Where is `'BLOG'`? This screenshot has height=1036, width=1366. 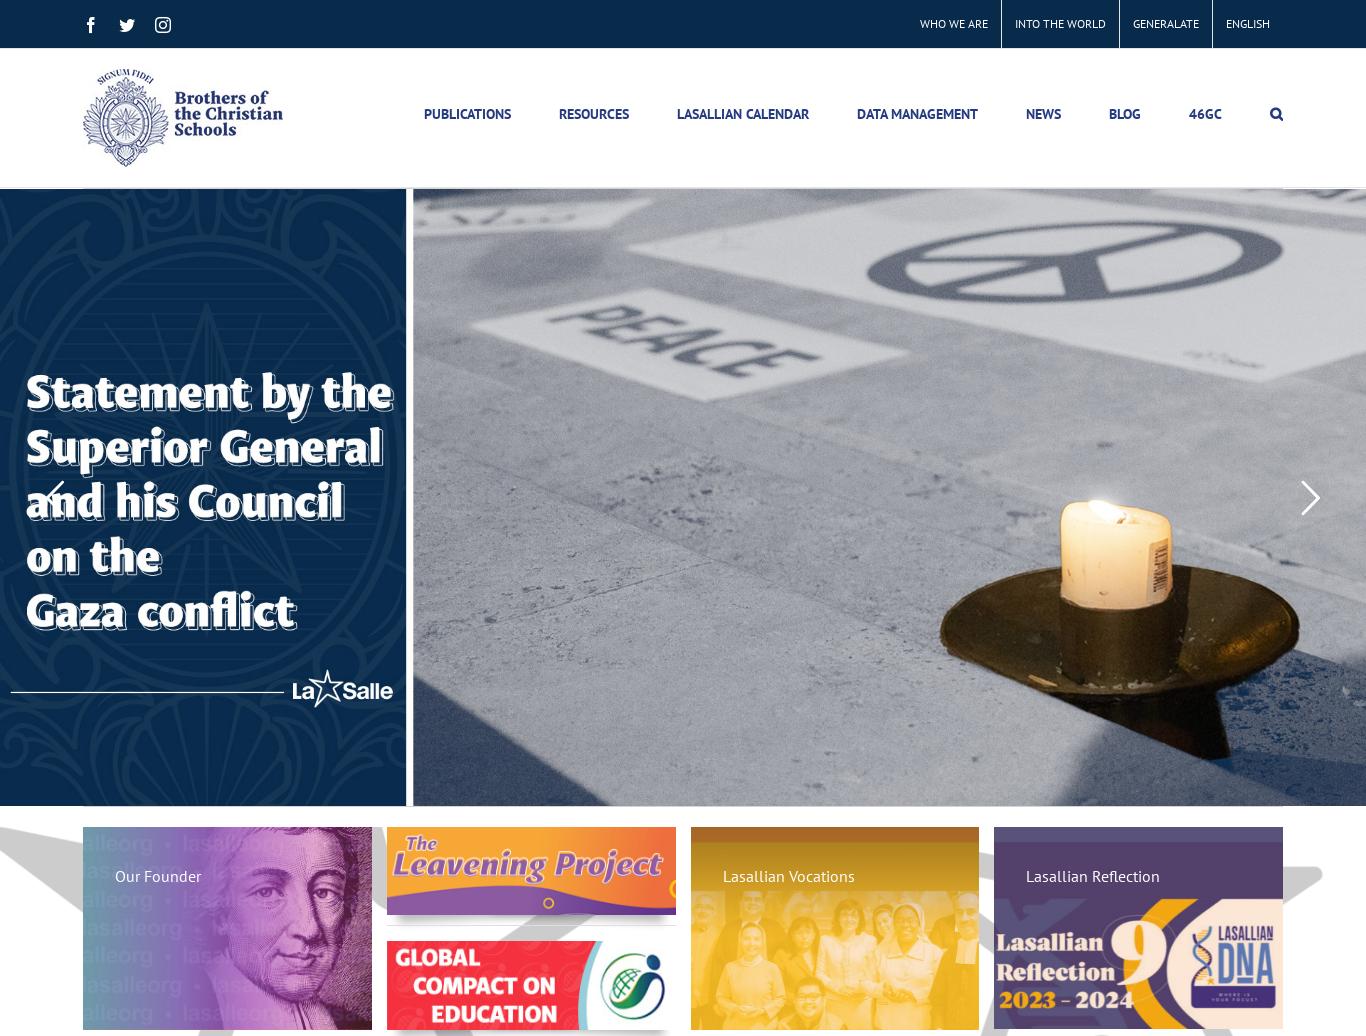 'BLOG' is located at coordinates (1124, 113).